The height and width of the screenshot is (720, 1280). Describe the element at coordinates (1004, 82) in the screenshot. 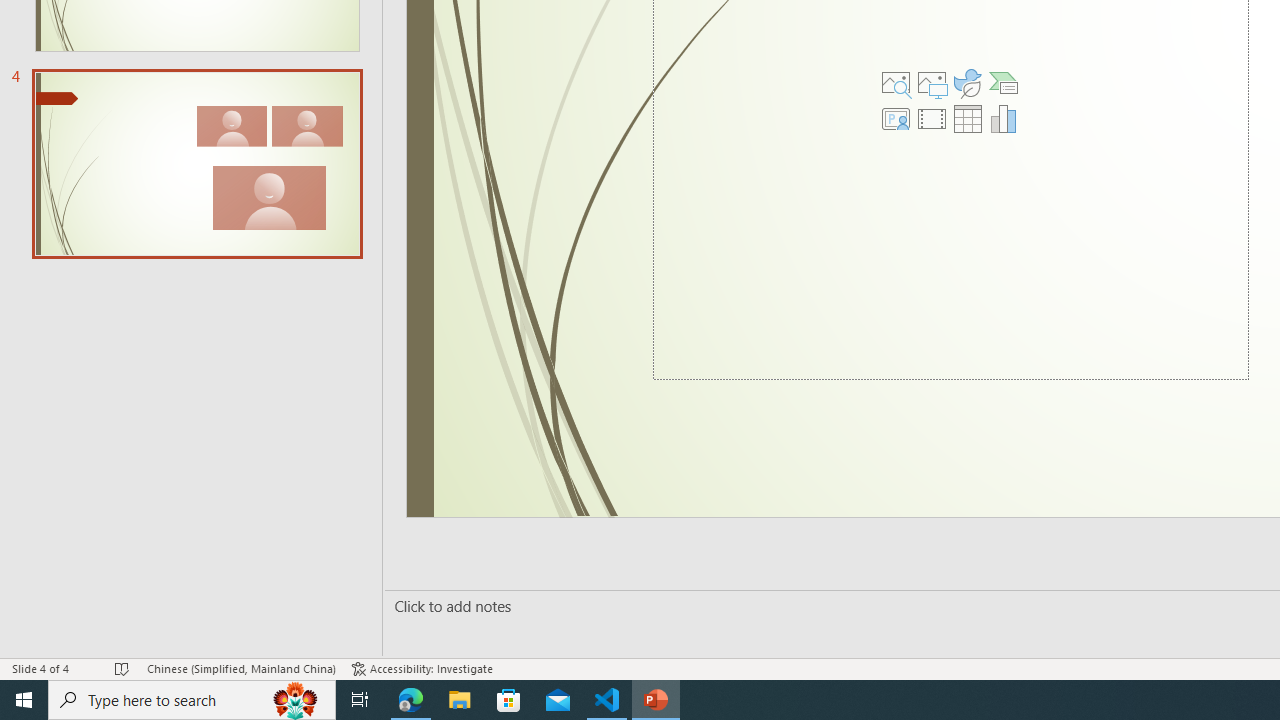

I see `'Insert a SmartArt Graphic'` at that location.